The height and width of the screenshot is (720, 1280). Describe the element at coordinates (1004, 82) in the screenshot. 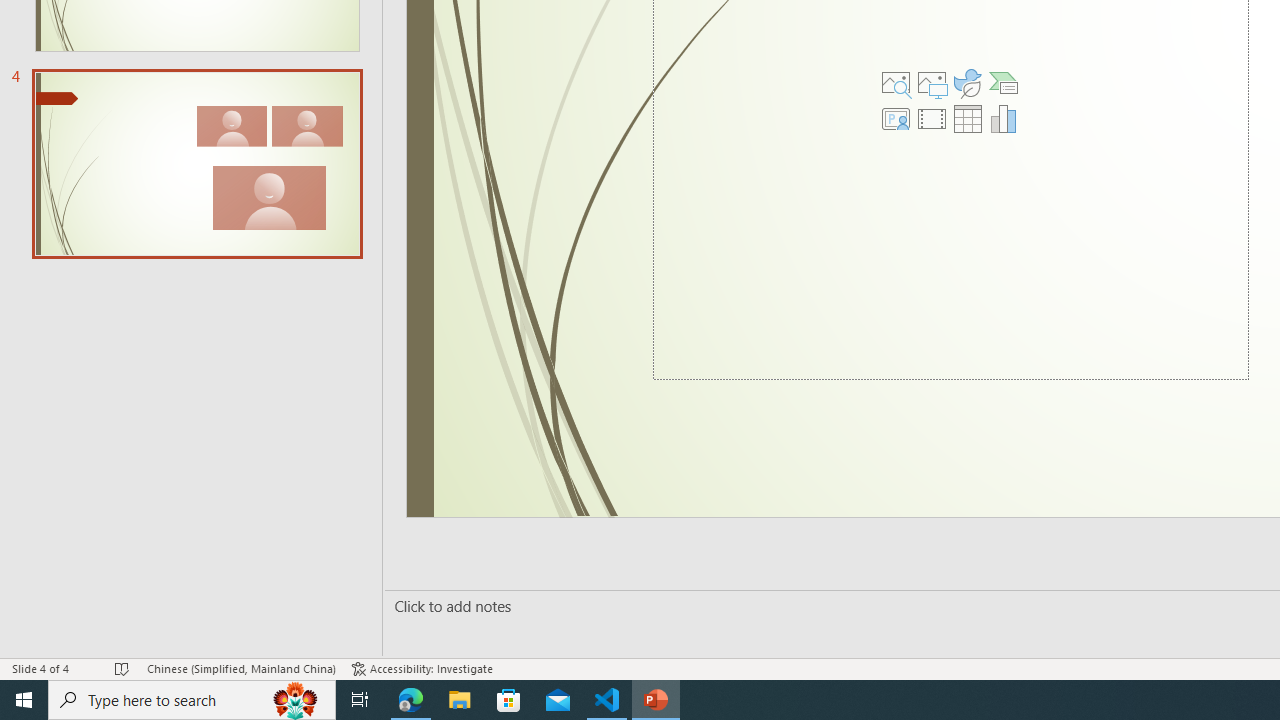

I see `'Insert a SmartArt Graphic'` at that location.